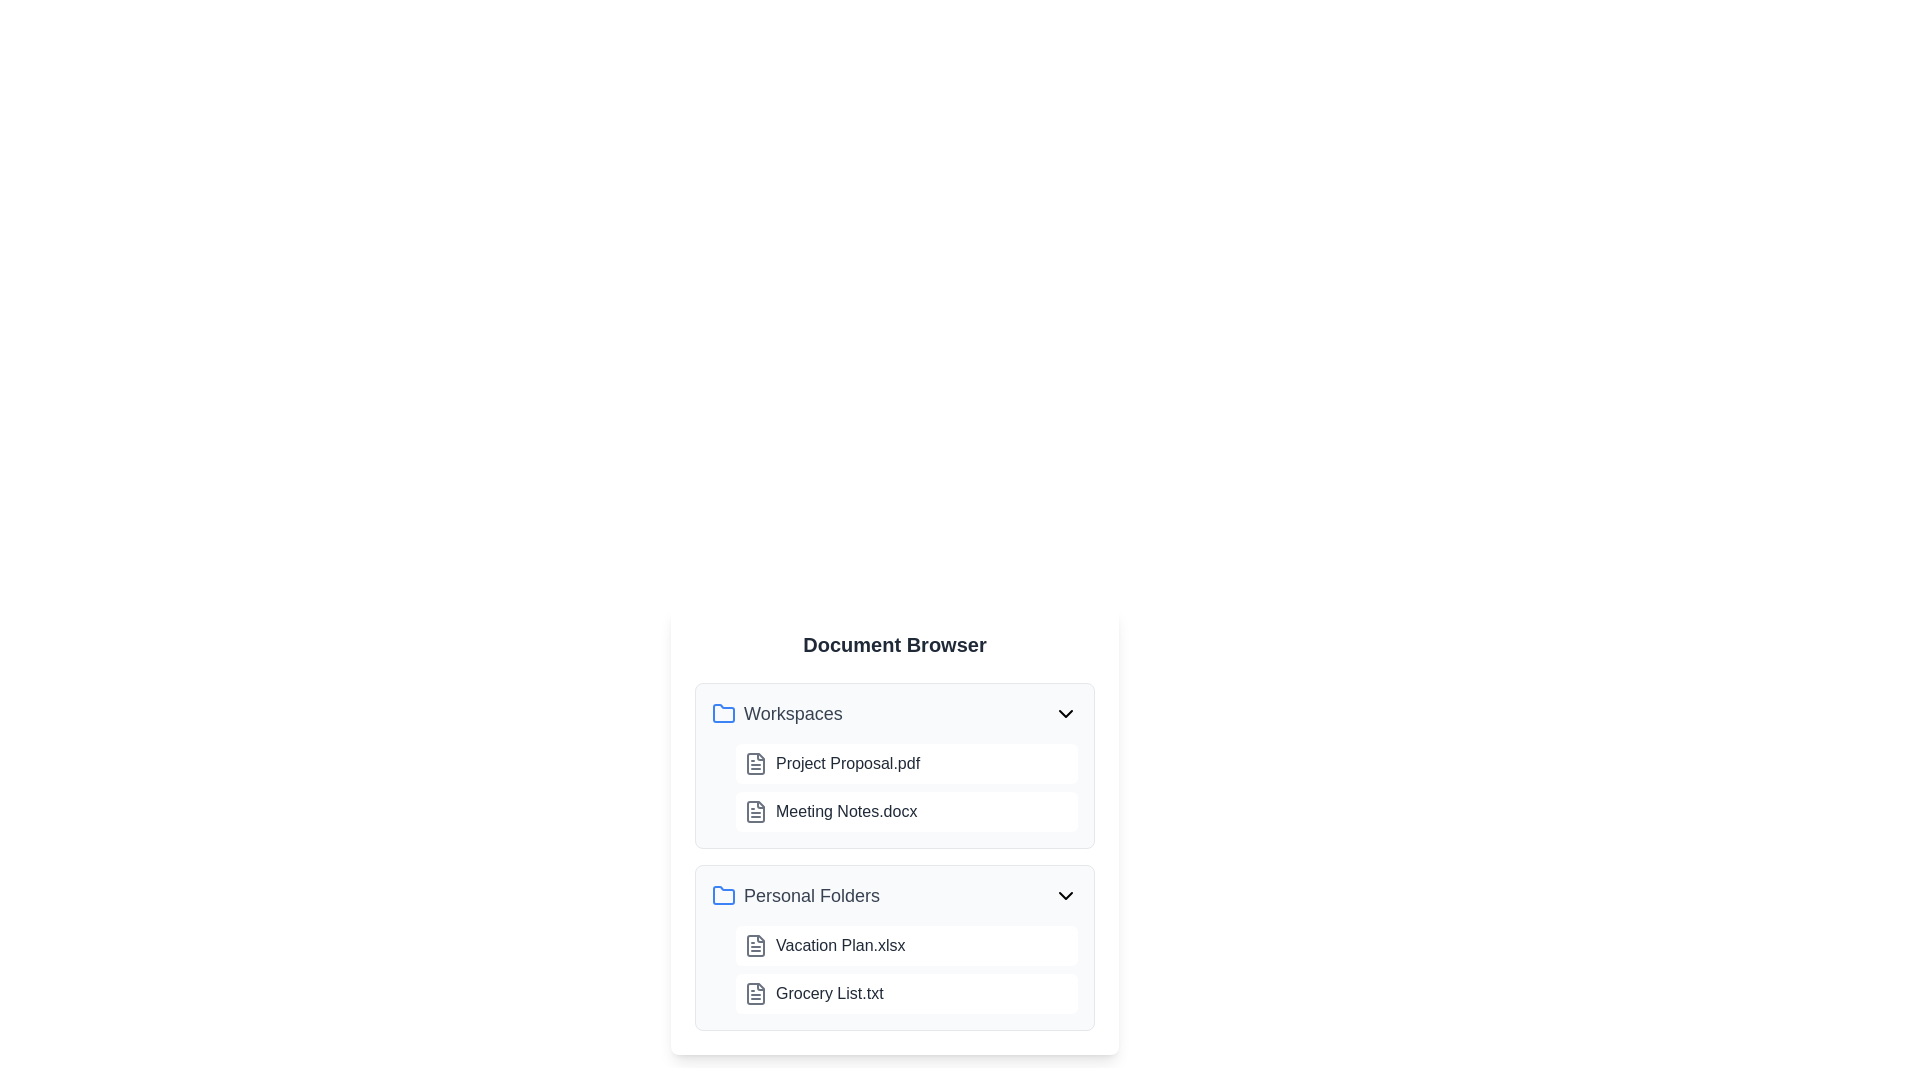 The height and width of the screenshot is (1080, 1920). What do you see at coordinates (1064, 712) in the screenshot?
I see `the chevron-down SVG icon located at the far-right end of the header for the 'Workspaces' section` at bounding box center [1064, 712].